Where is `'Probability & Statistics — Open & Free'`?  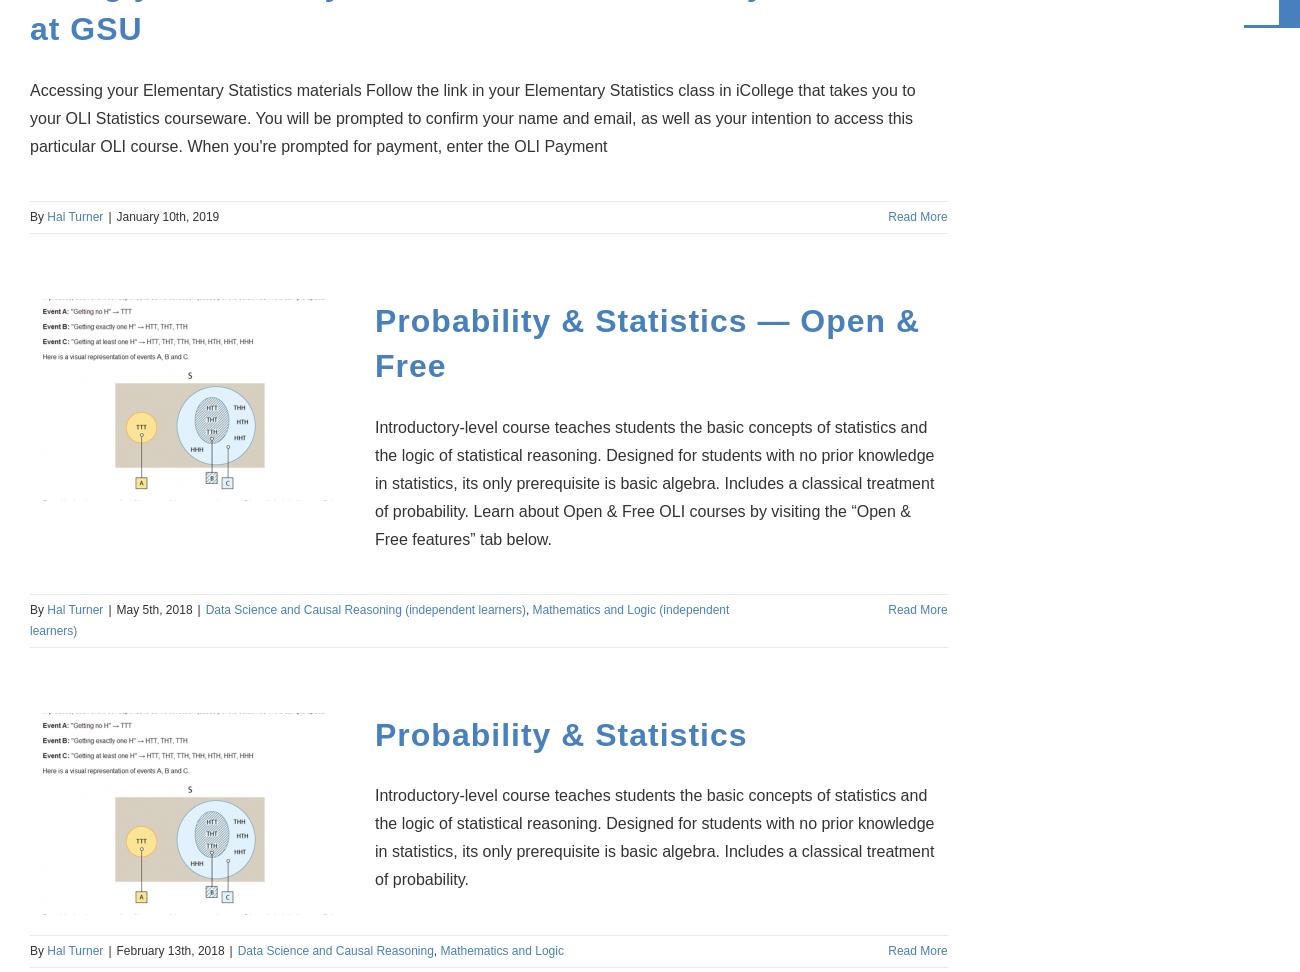 'Probability & Statistics — Open & Free' is located at coordinates (647, 341).